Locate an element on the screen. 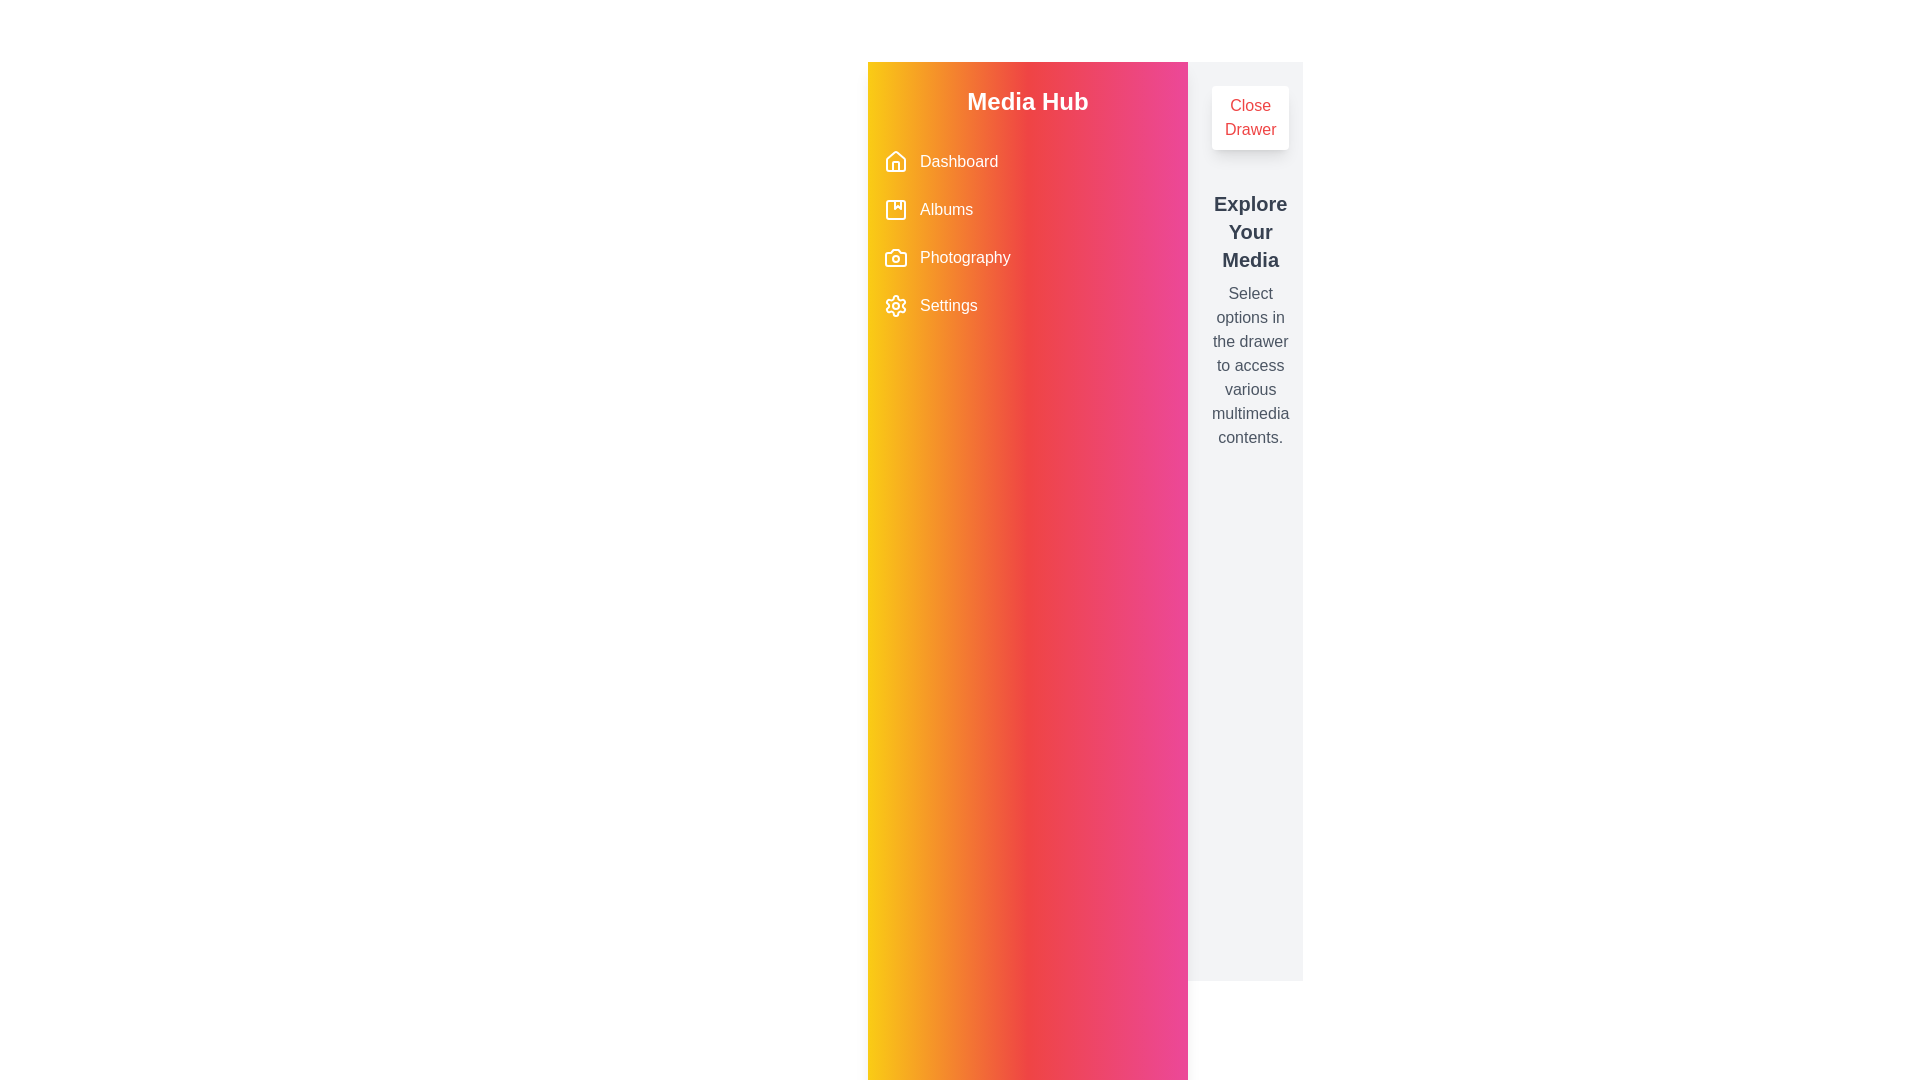  the 'Close Drawer' button to toggle the drawer is located at coordinates (1248, 118).